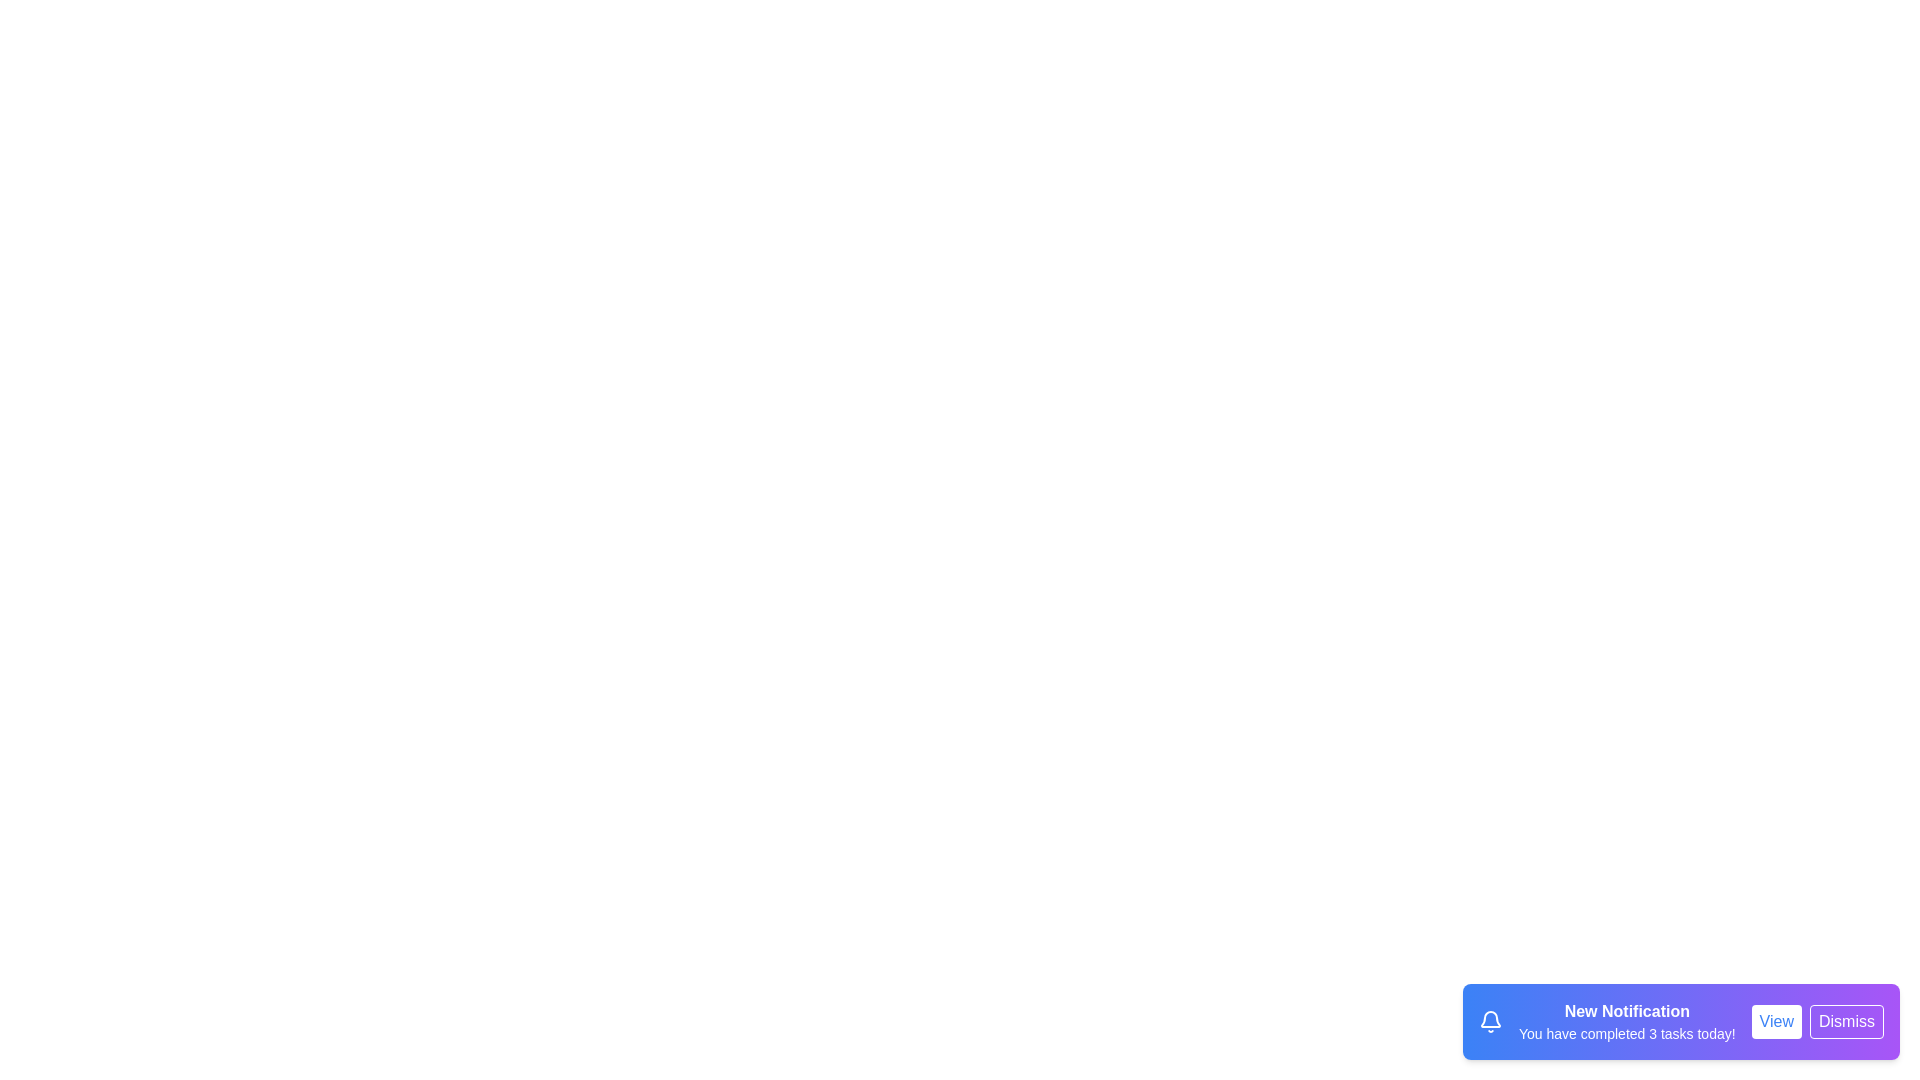 The width and height of the screenshot is (1920, 1080). Describe the element at coordinates (1680, 1022) in the screenshot. I see `the notification to observe the visual effects` at that location.